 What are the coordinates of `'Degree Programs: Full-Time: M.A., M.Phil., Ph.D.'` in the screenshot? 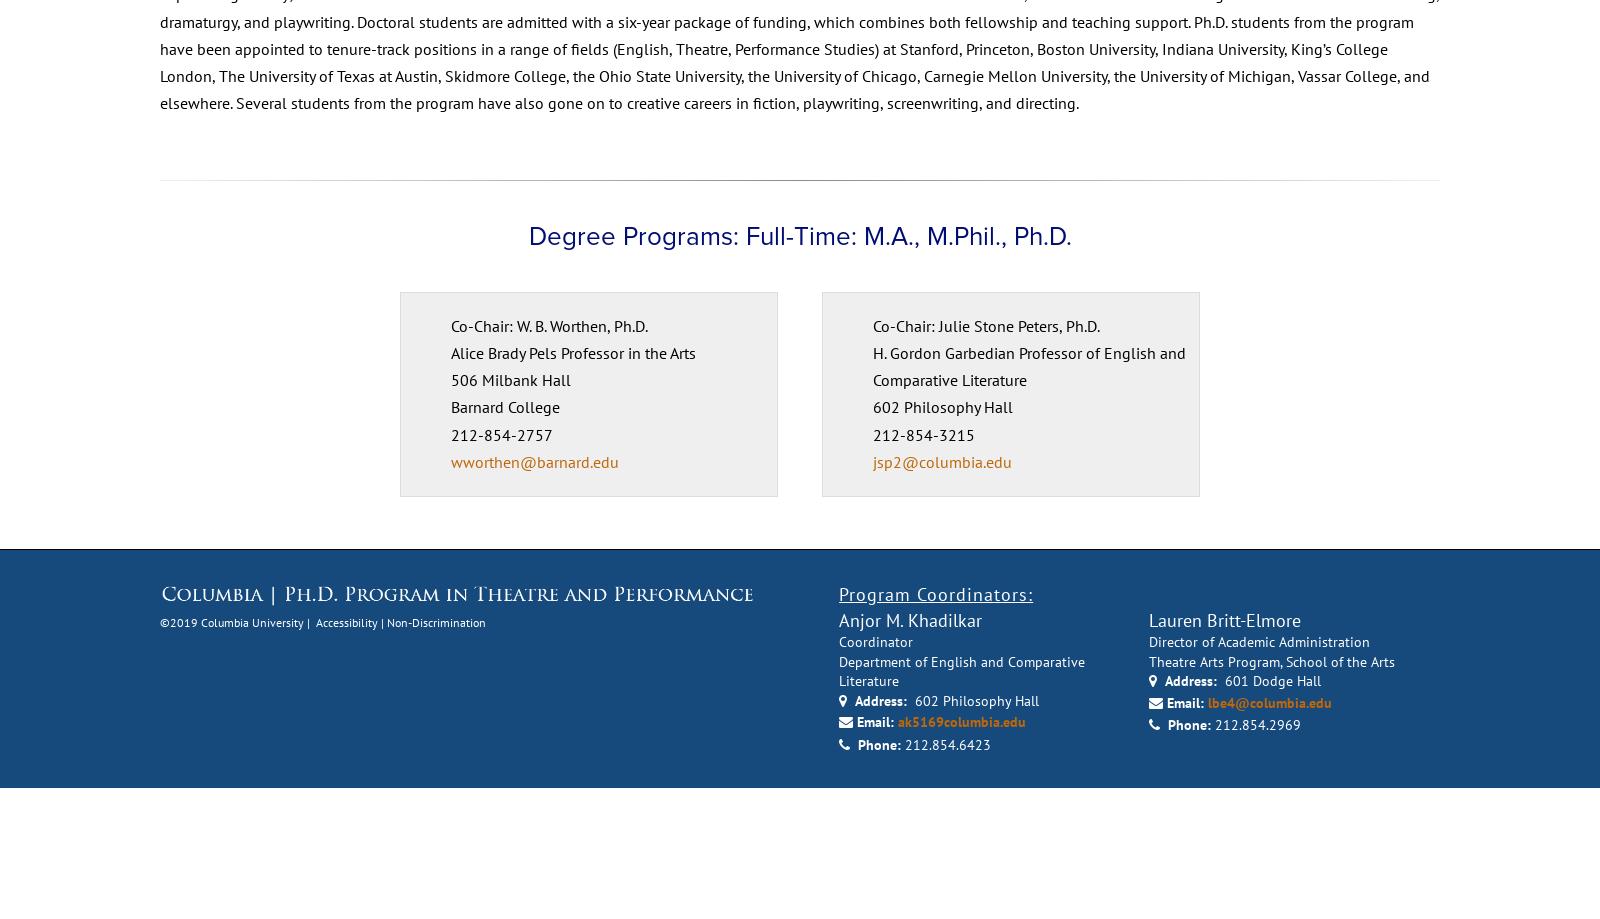 It's located at (527, 345).